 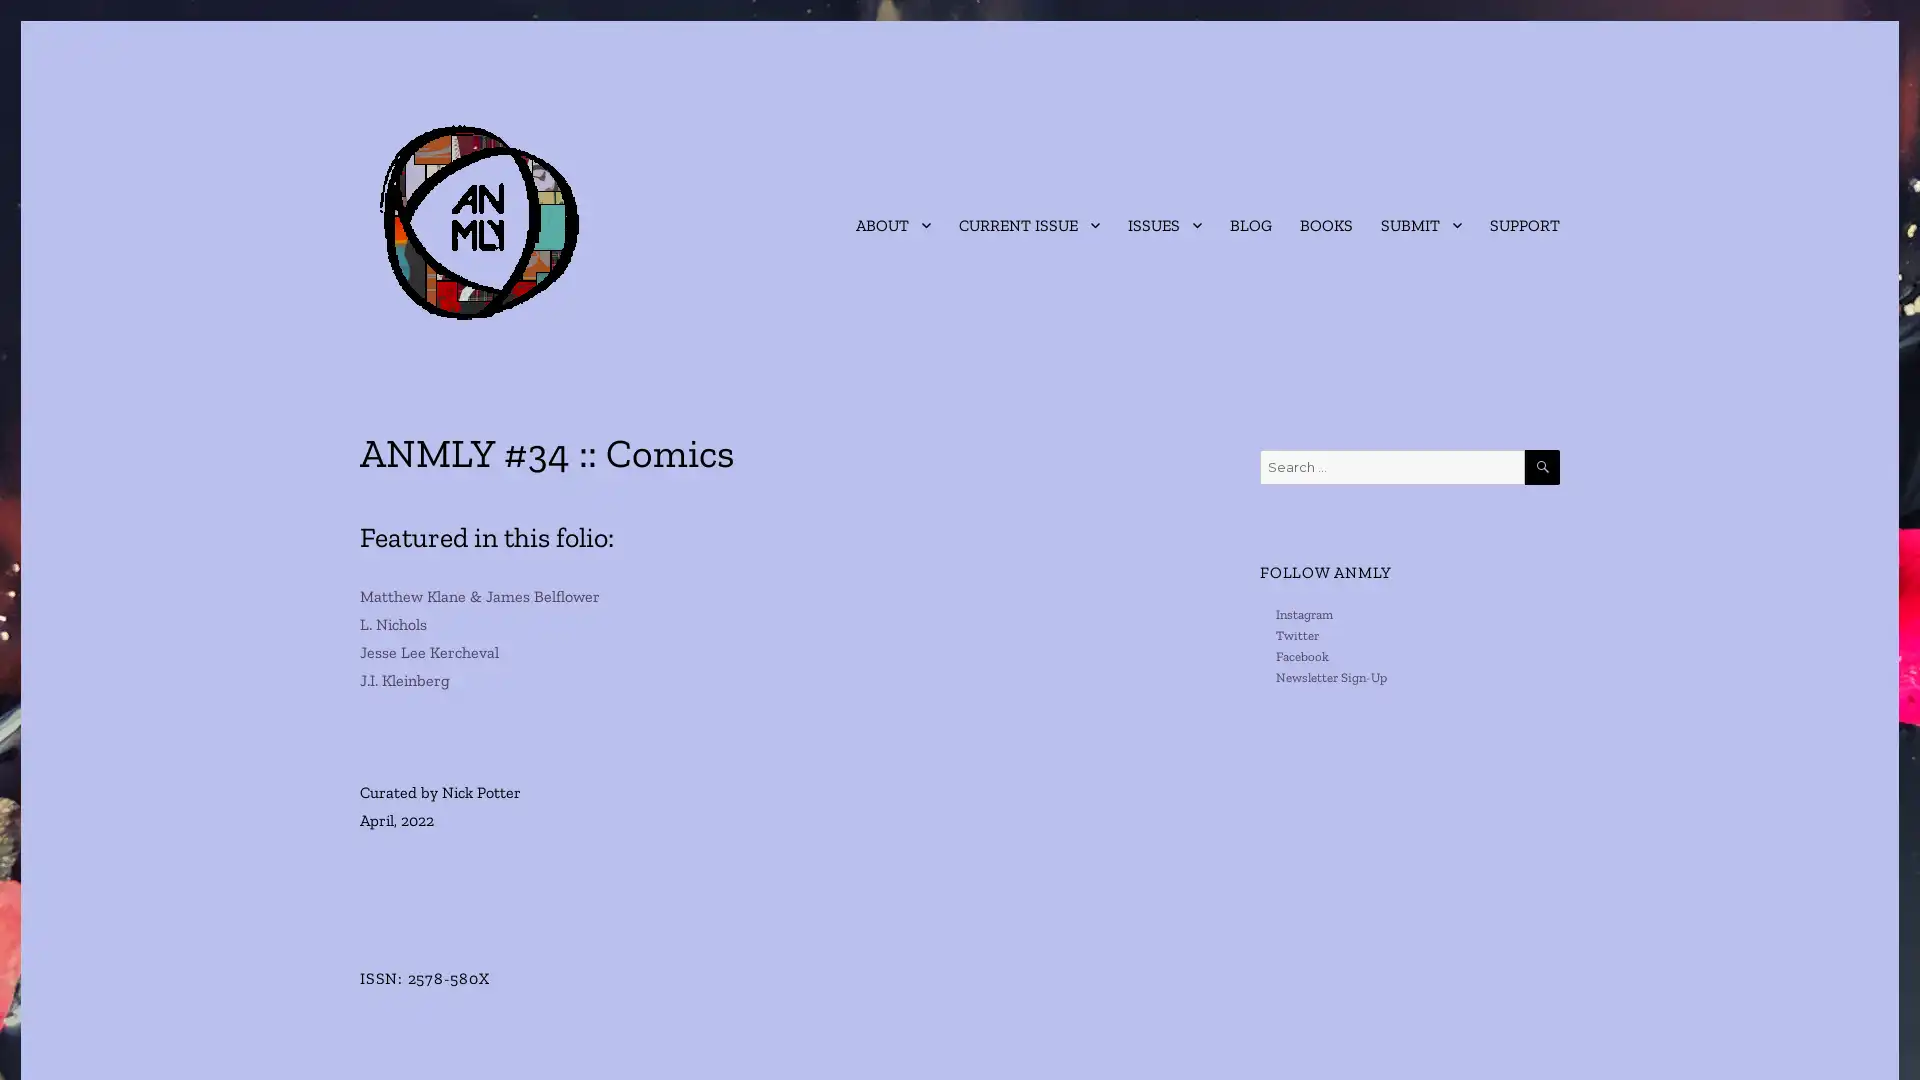 I want to click on SEARCH, so click(x=1541, y=467).